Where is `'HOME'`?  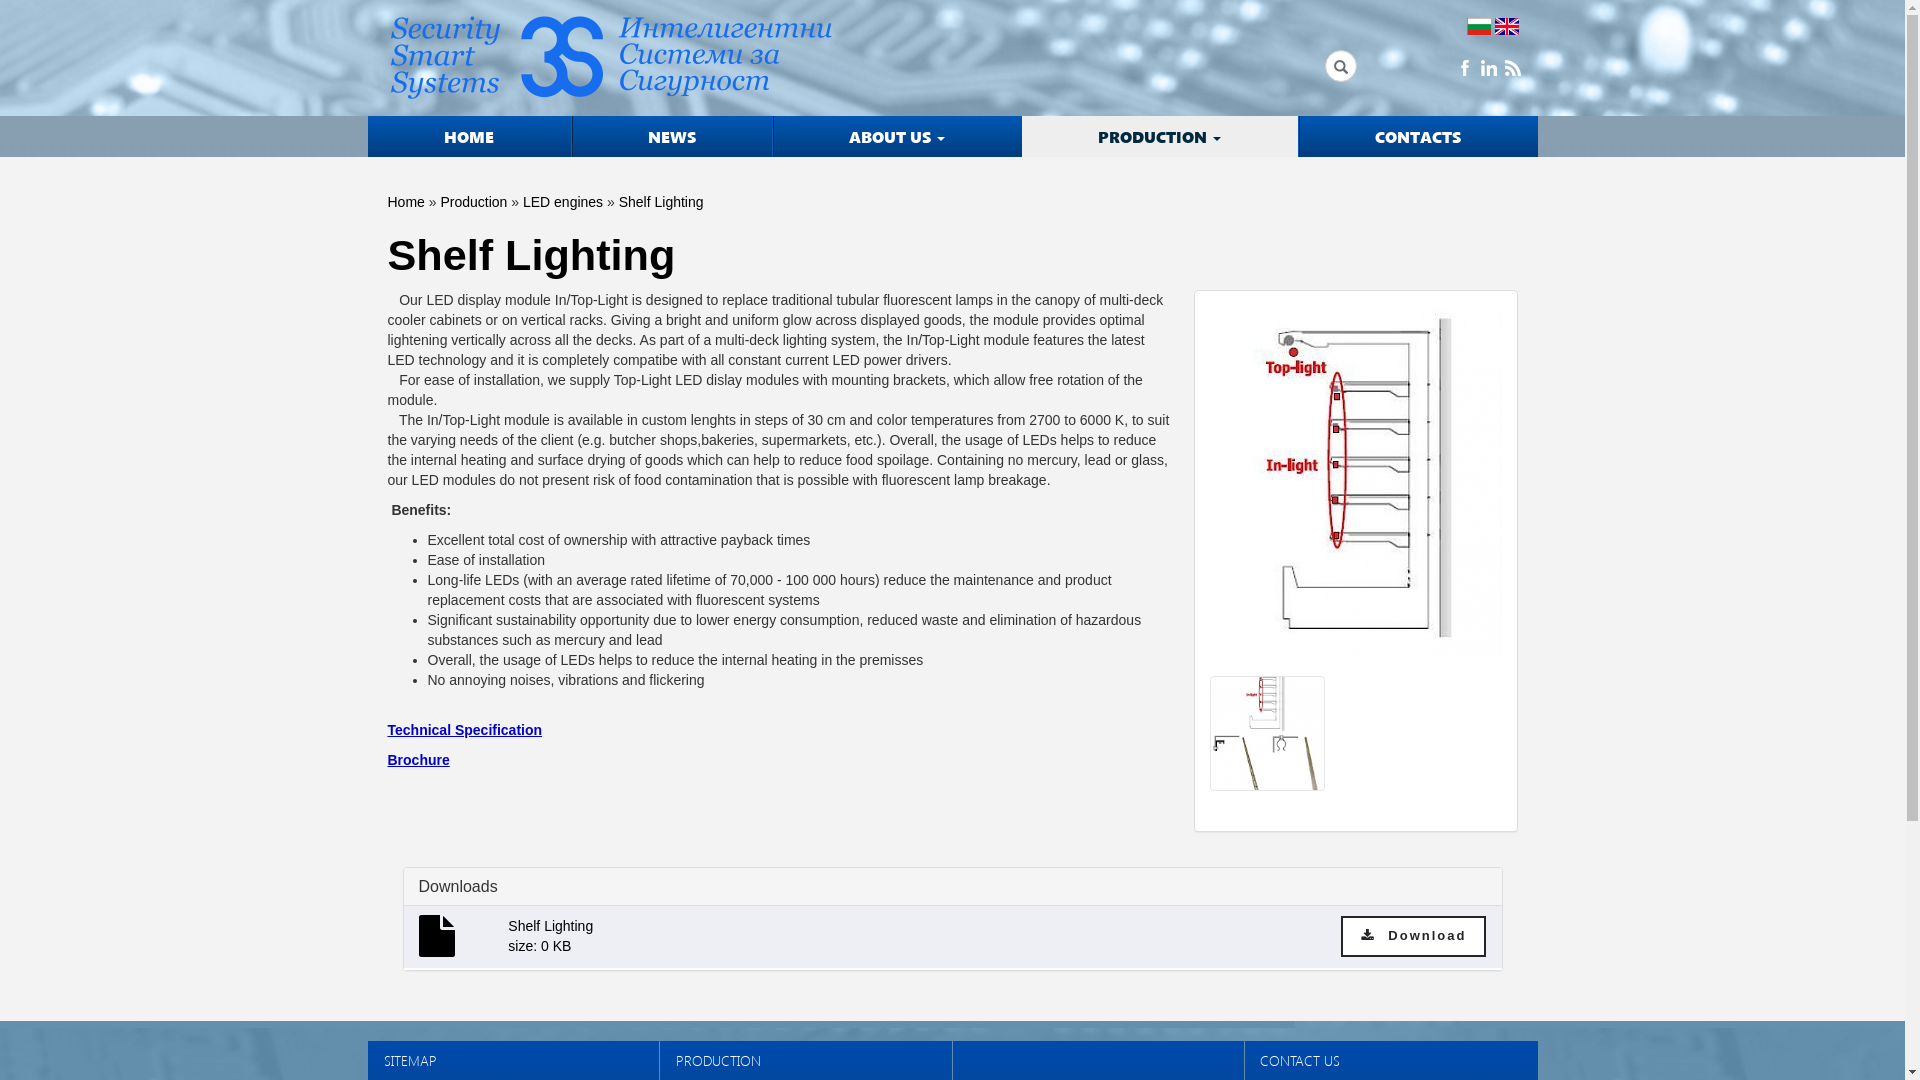
'HOME' is located at coordinates (368, 135).